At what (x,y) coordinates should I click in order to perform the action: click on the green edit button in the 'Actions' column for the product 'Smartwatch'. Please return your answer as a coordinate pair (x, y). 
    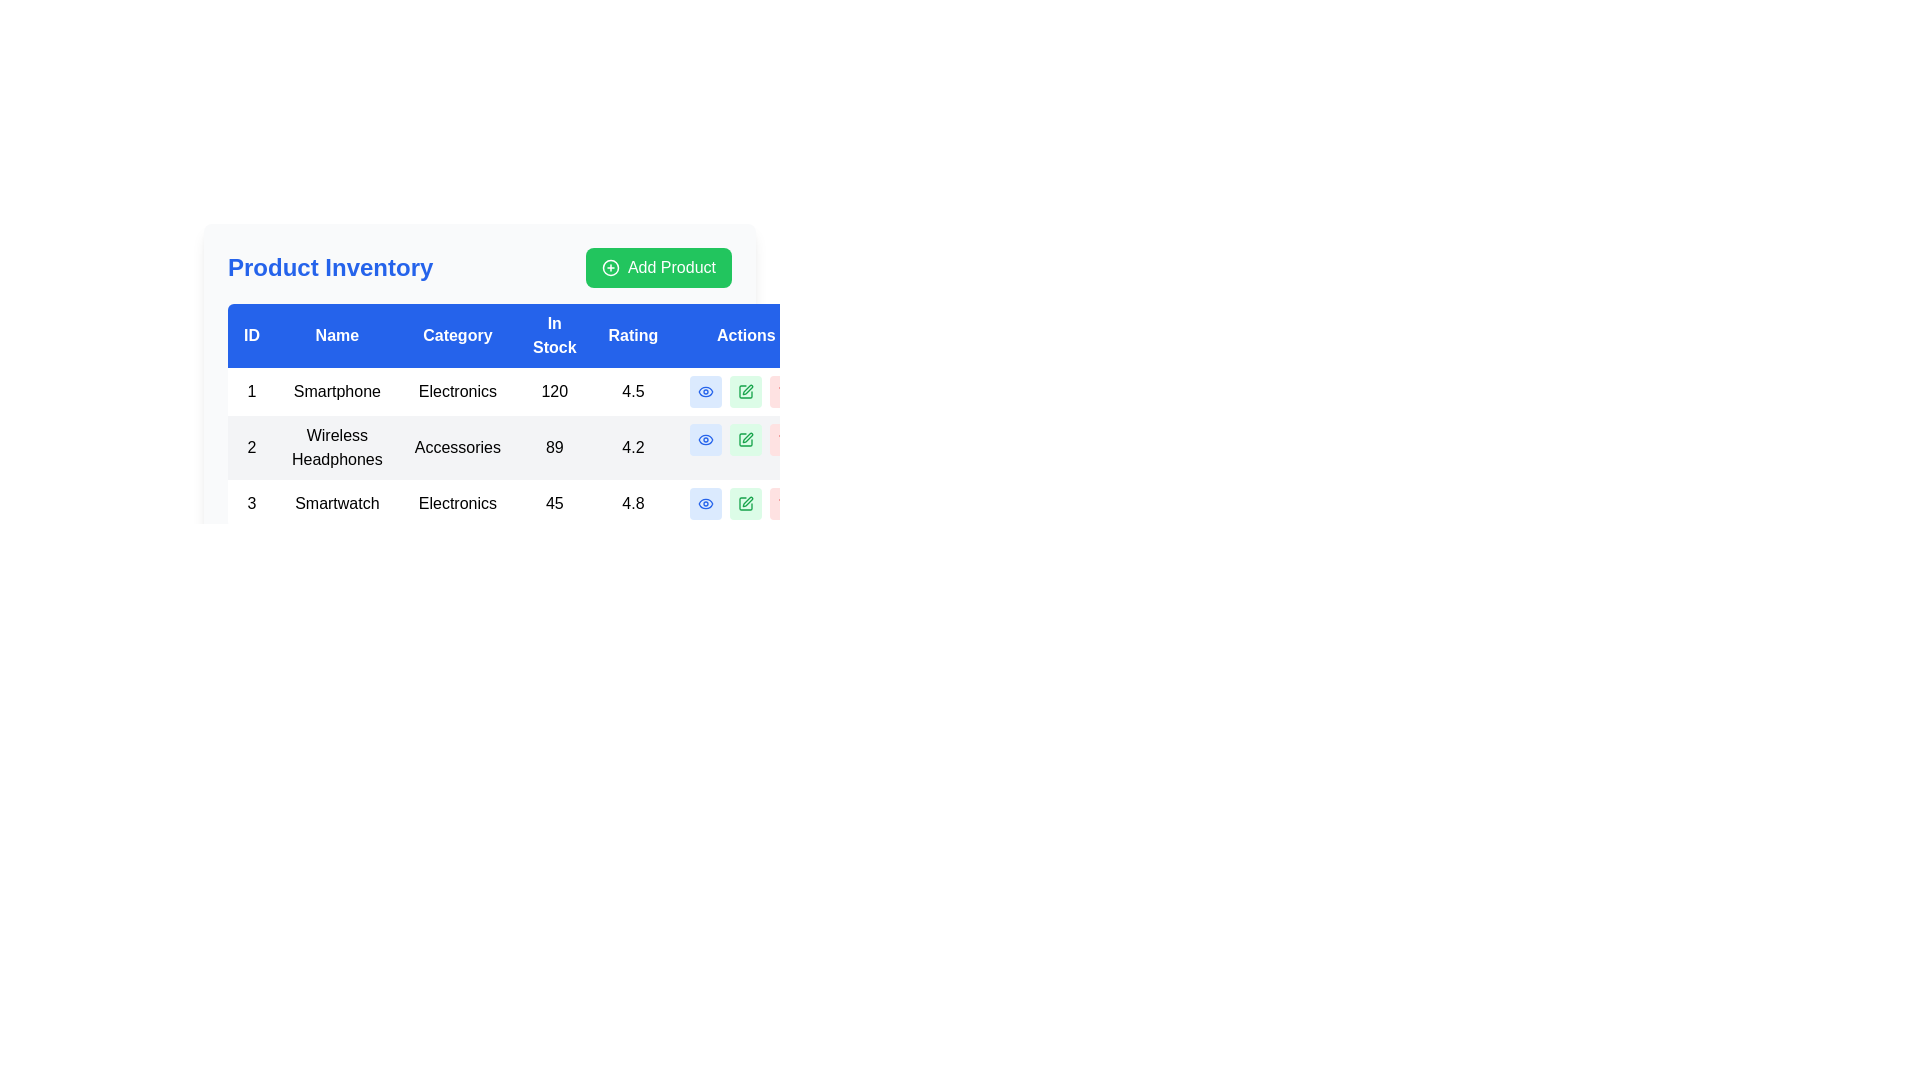
    Looking at the image, I should click on (745, 503).